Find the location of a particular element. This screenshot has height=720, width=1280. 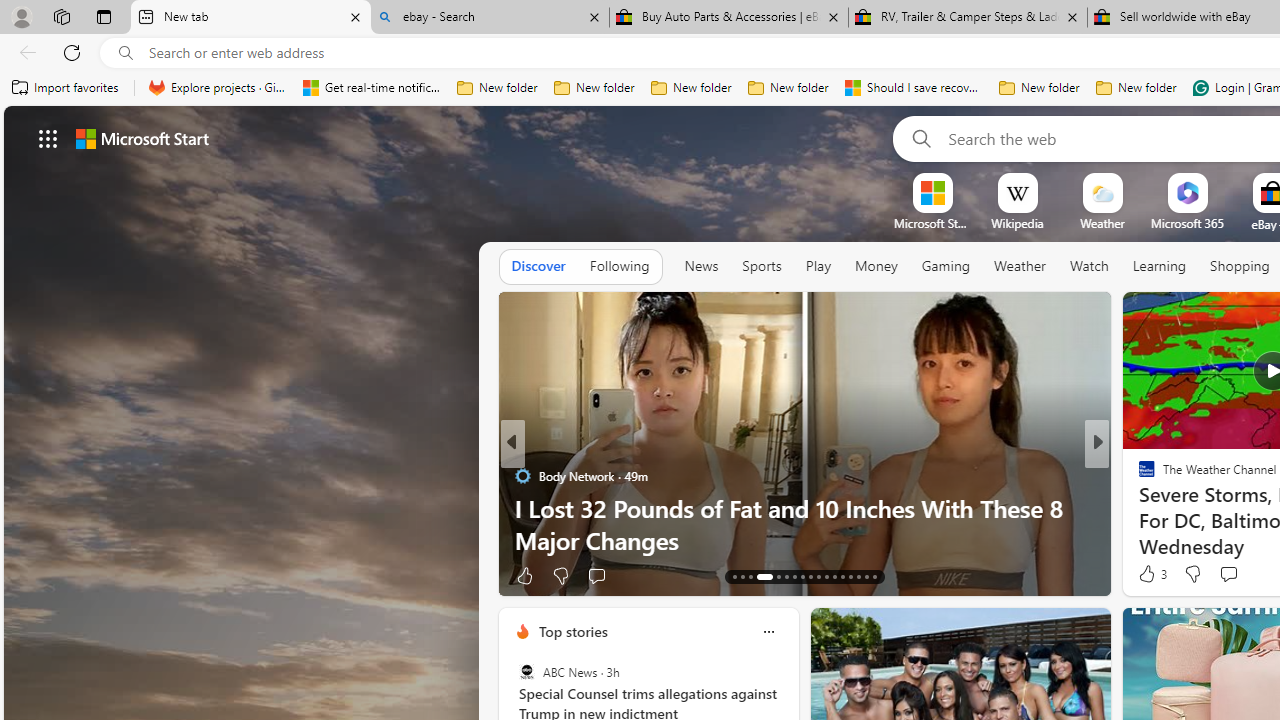

'AutomationID: tab-15' is located at coordinates (749, 577).